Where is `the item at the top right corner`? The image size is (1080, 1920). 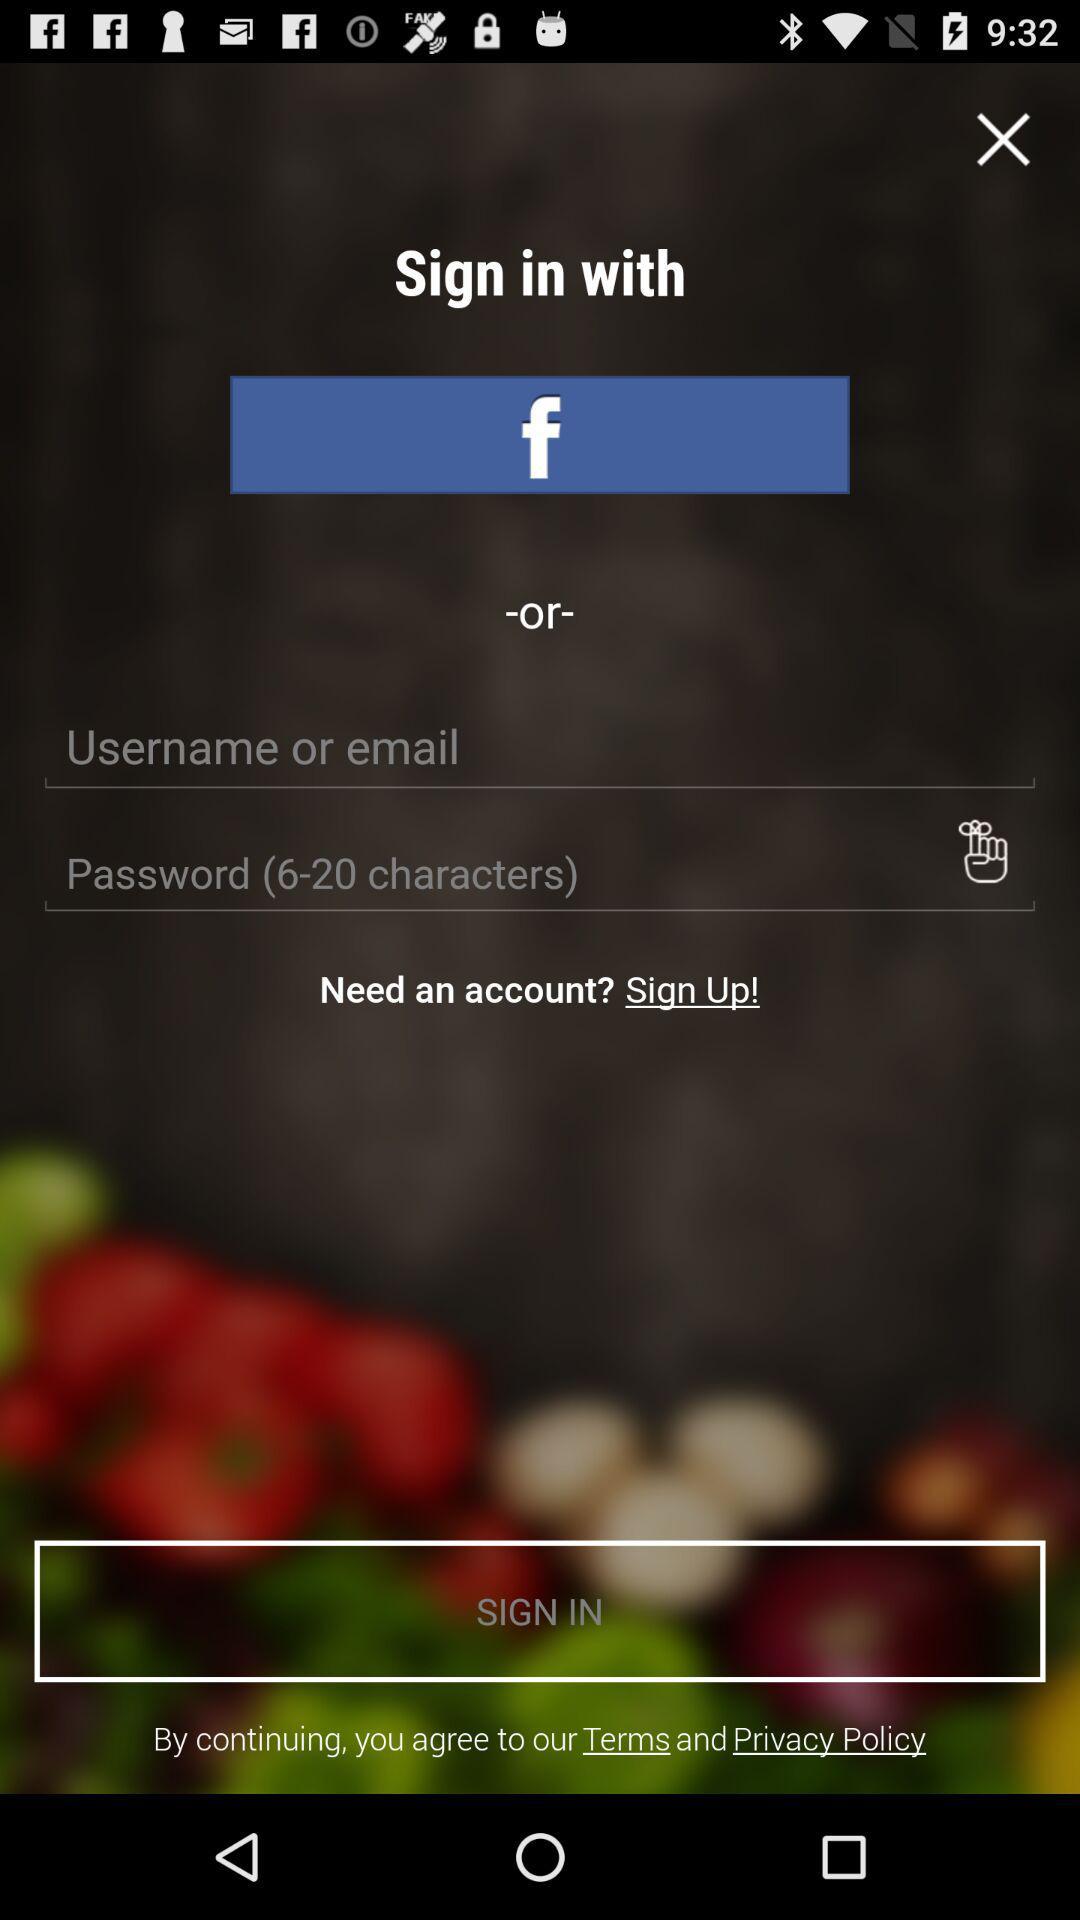
the item at the top right corner is located at coordinates (1003, 138).